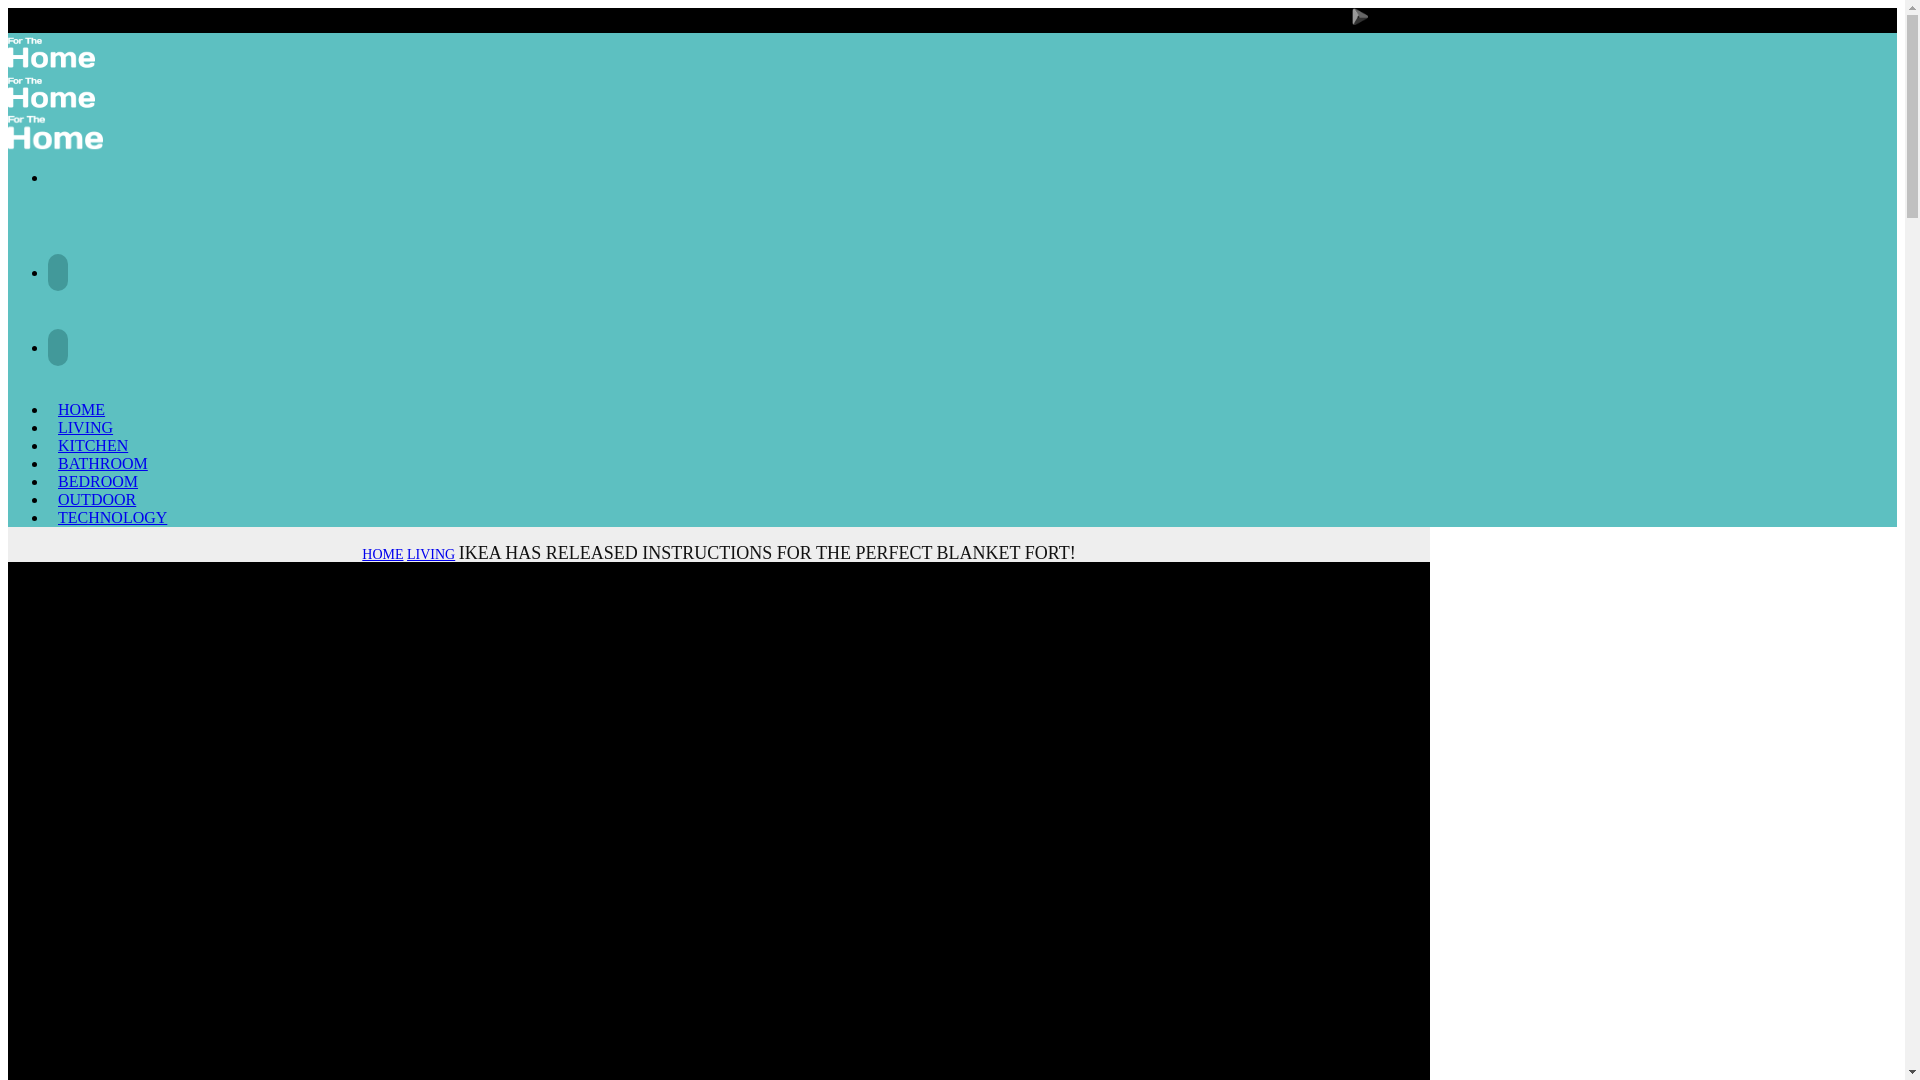 Image resolution: width=1920 pixels, height=1080 pixels. I want to click on 'Facebook', so click(57, 272).